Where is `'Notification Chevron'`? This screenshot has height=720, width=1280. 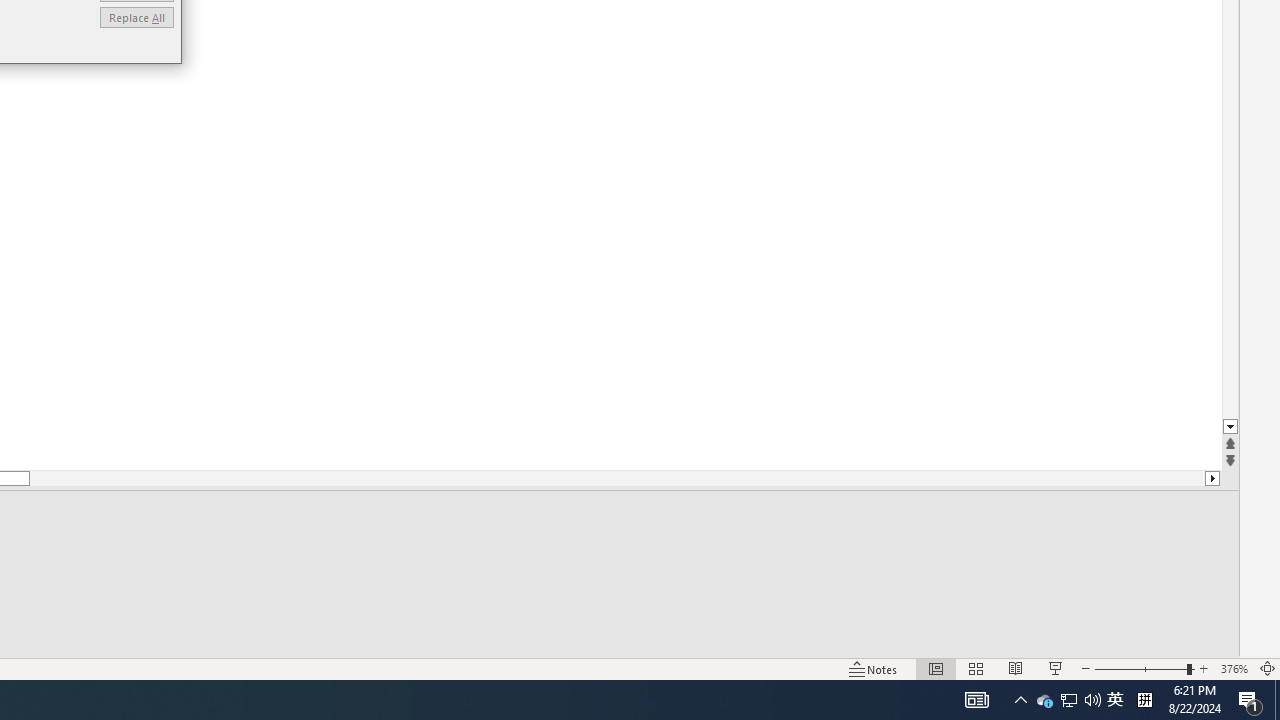
'Notification Chevron' is located at coordinates (1020, 698).